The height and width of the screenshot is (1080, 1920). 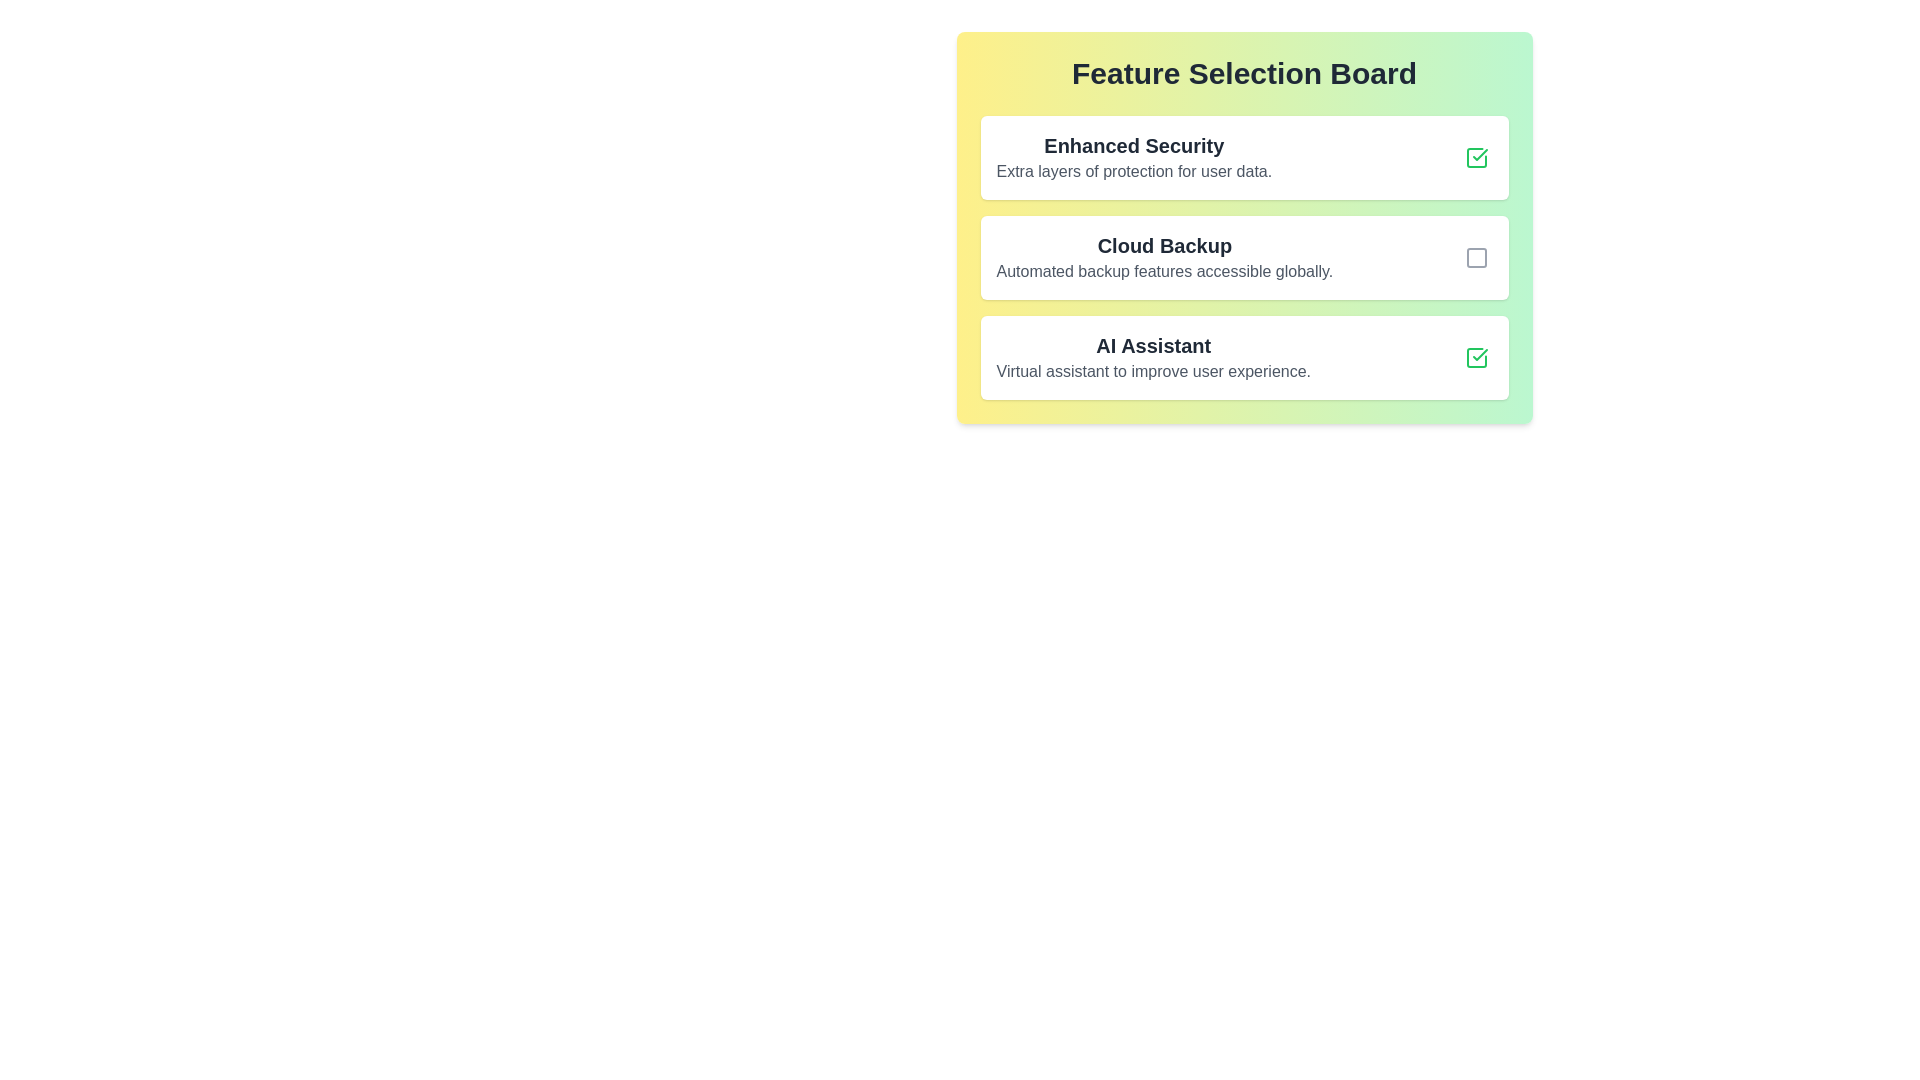 What do you see at coordinates (1164, 257) in the screenshot?
I see `the Text Display element that indicates the availability of cloud backup functionality, which is situated between 'Enhanced Security' and 'AI Assistant' in the 'Feature Selection Board' panel` at bounding box center [1164, 257].